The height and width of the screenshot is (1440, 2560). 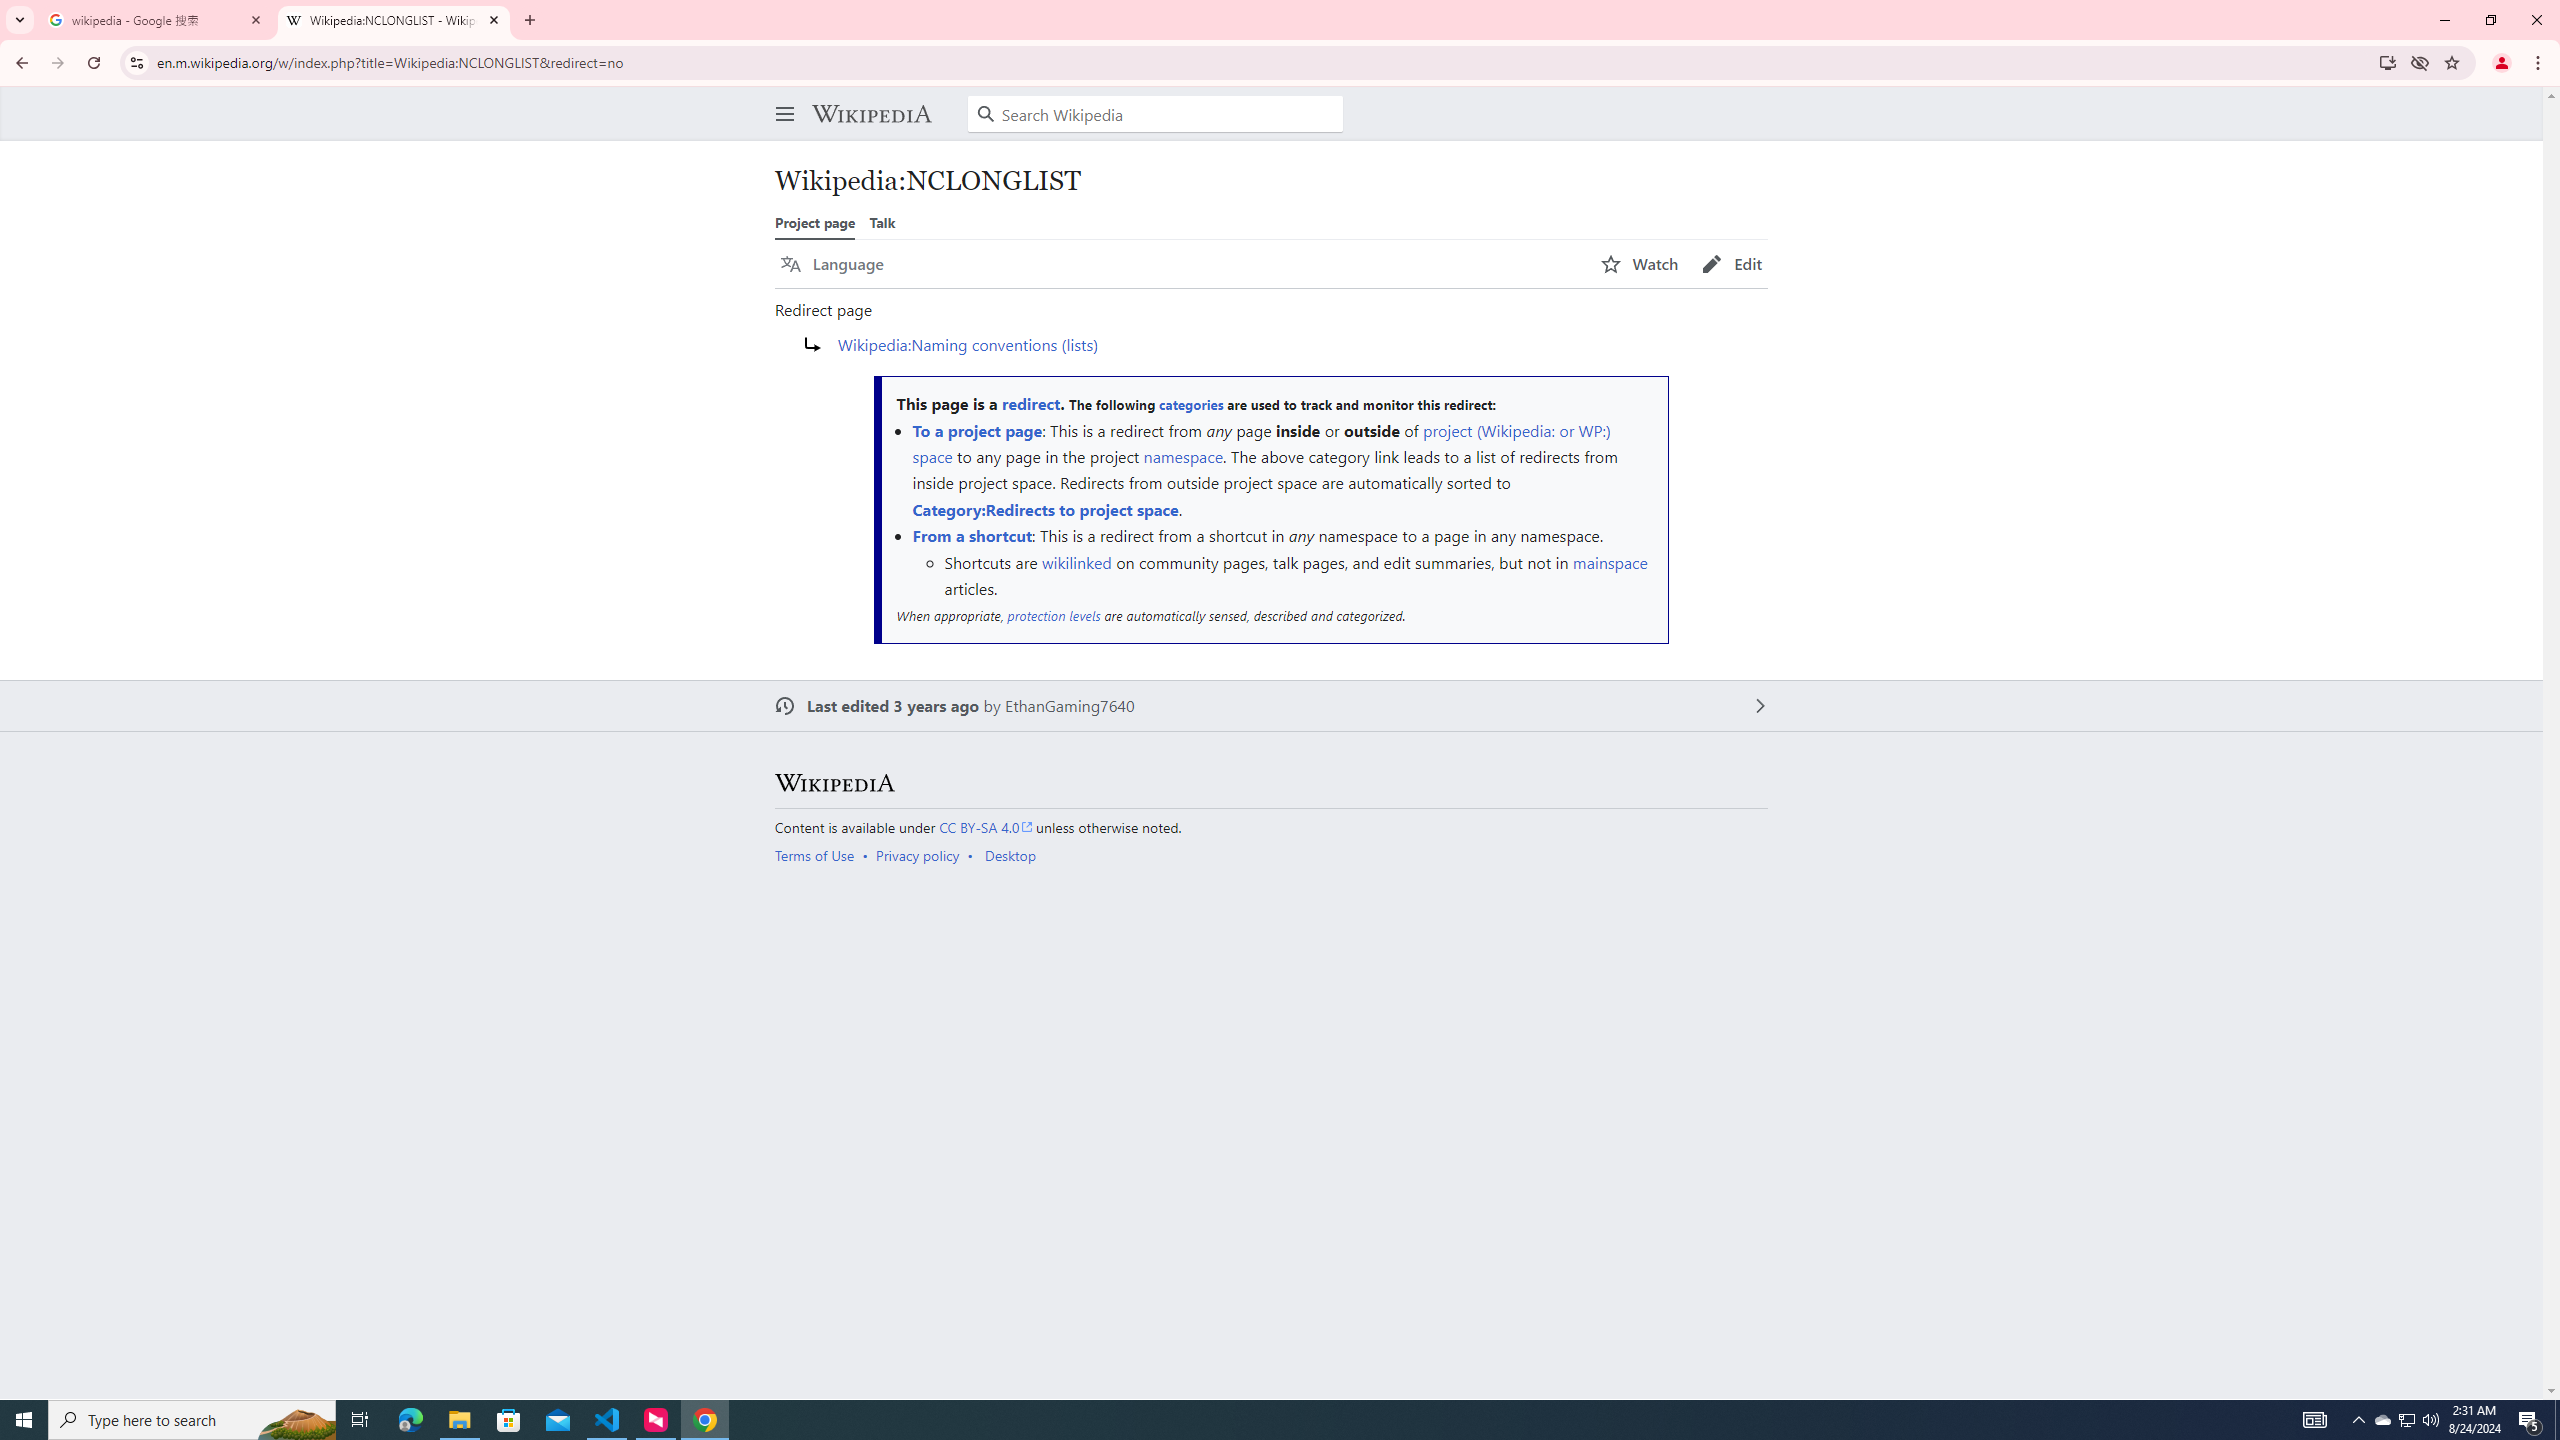 I want to click on 'namespace', so click(x=1182, y=455).